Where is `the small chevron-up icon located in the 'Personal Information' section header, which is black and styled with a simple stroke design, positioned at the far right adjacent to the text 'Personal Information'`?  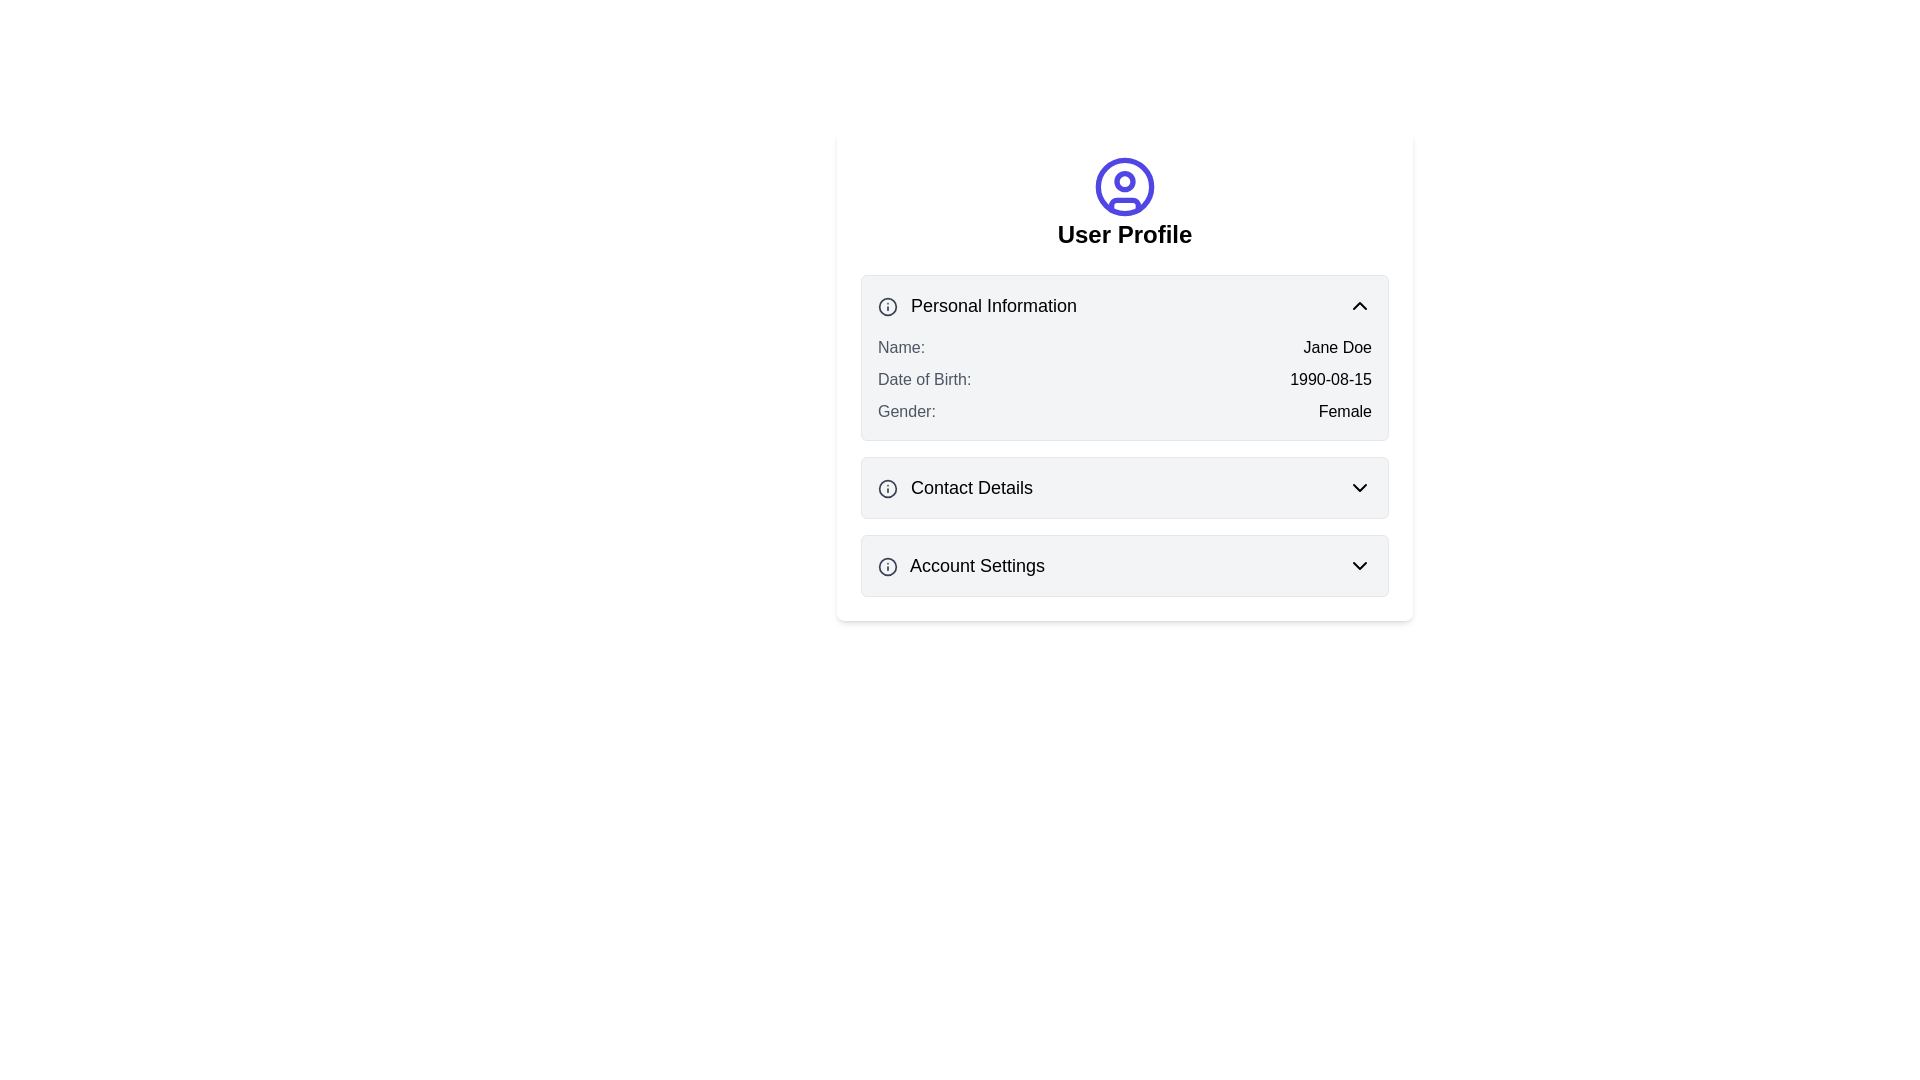
the small chevron-up icon located in the 'Personal Information' section header, which is black and styled with a simple stroke design, positioned at the far right adjacent to the text 'Personal Information' is located at coordinates (1359, 305).